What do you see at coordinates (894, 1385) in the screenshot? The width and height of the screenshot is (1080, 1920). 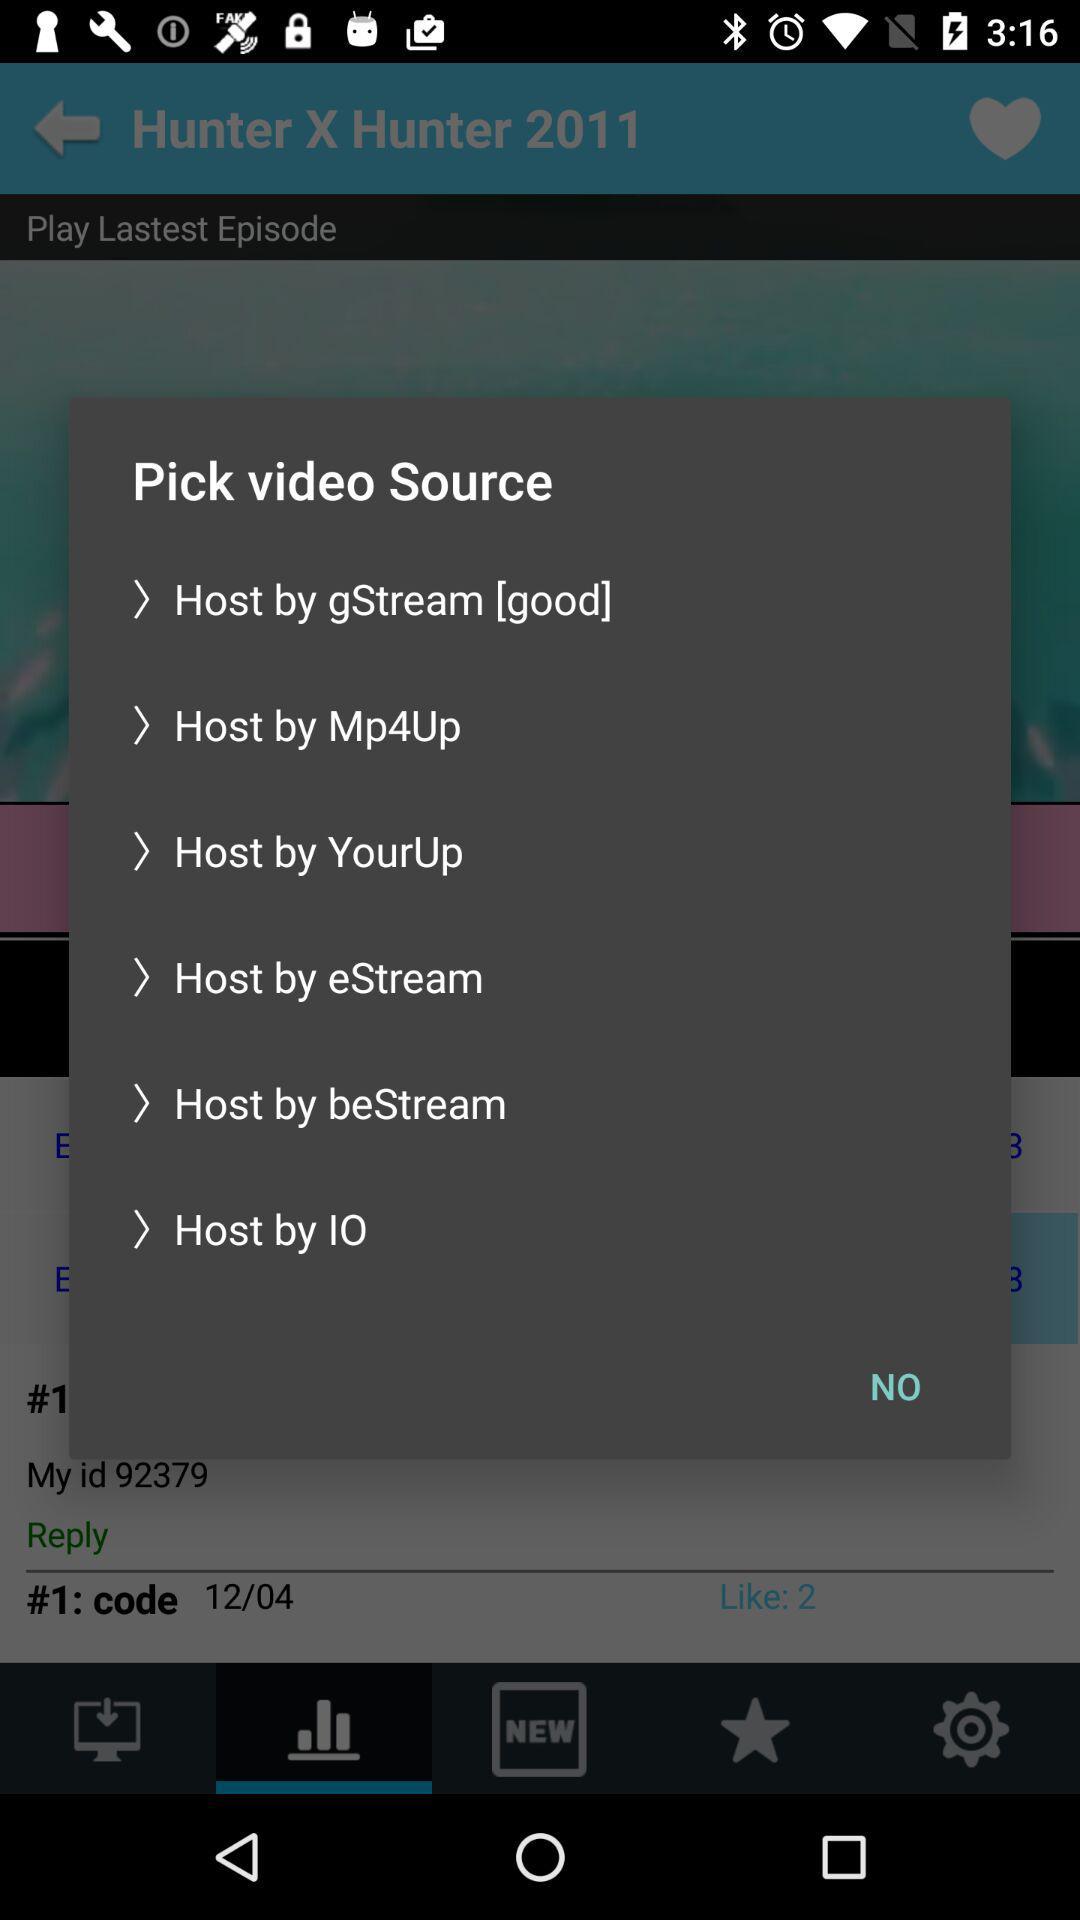 I see `no icon` at bounding box center [894, 1385].